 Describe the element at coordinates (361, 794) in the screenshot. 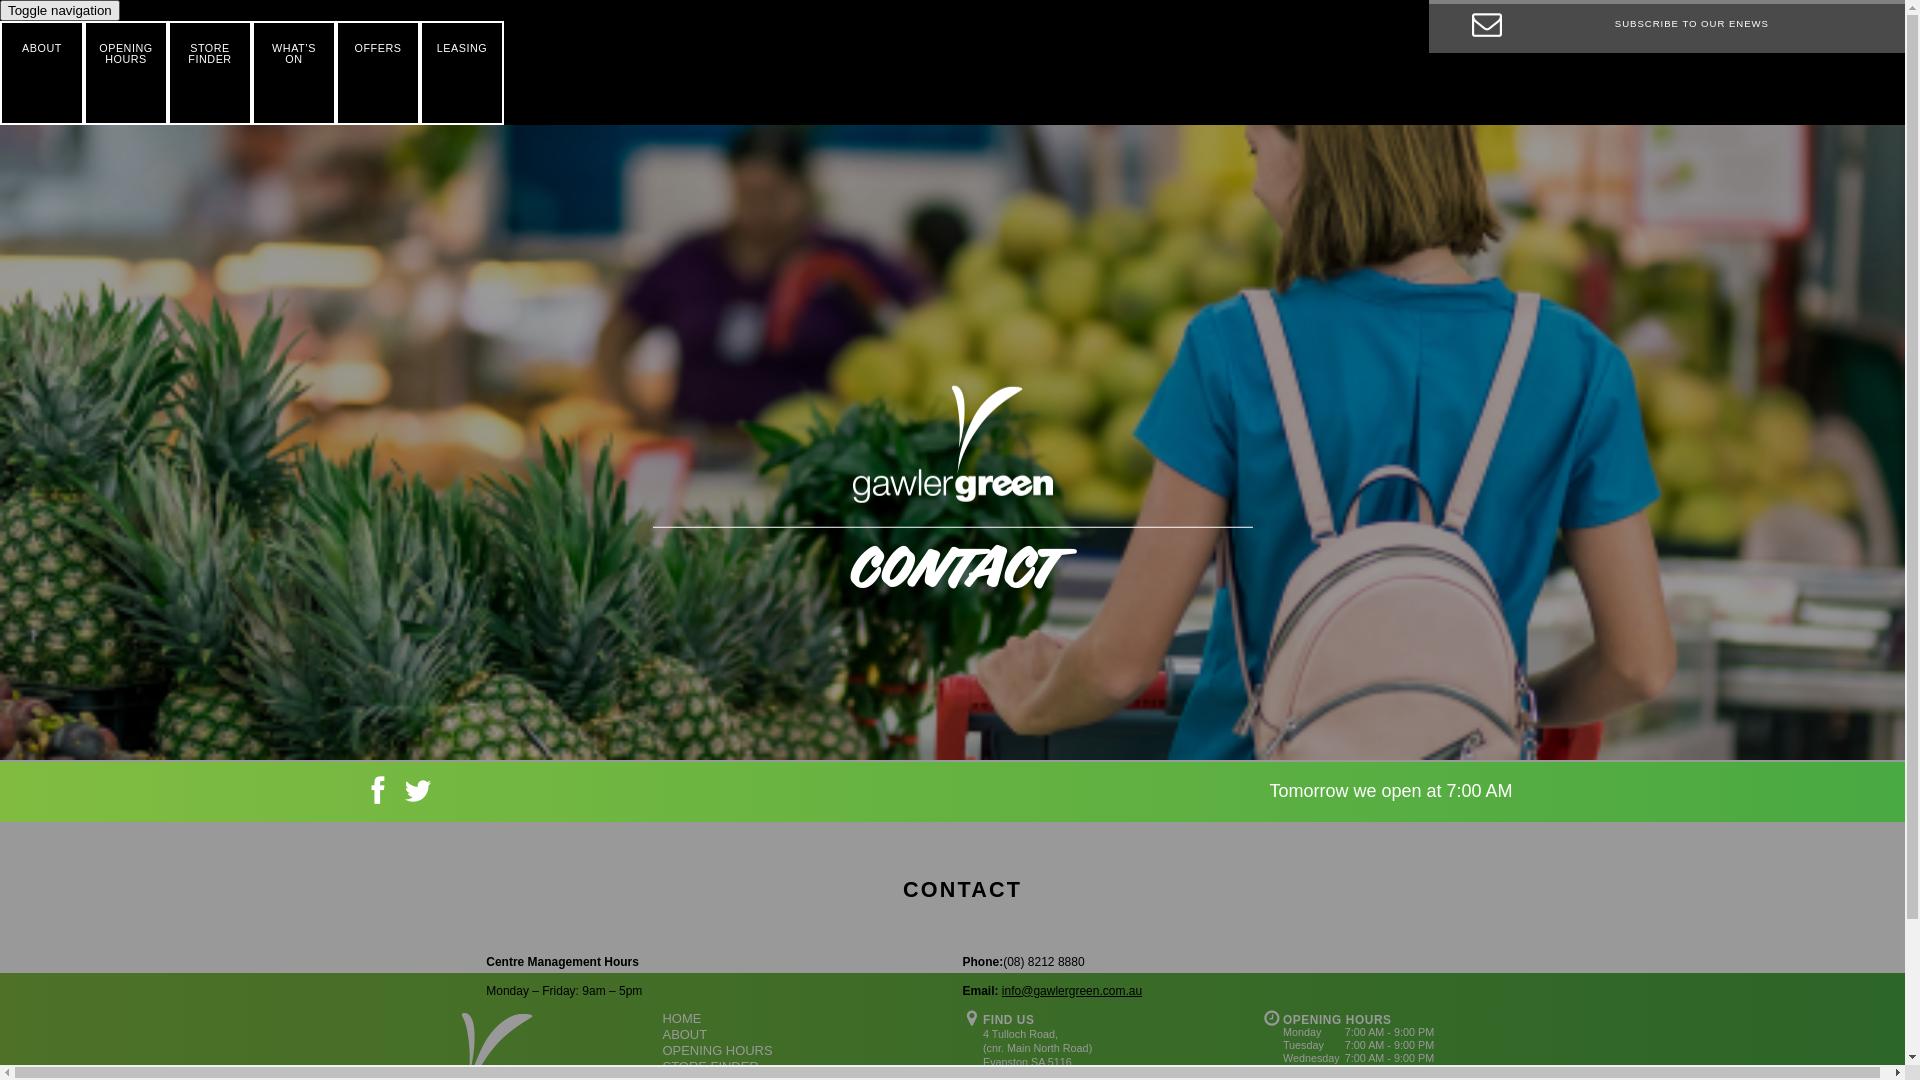

I see `'Facebook'` at that location.